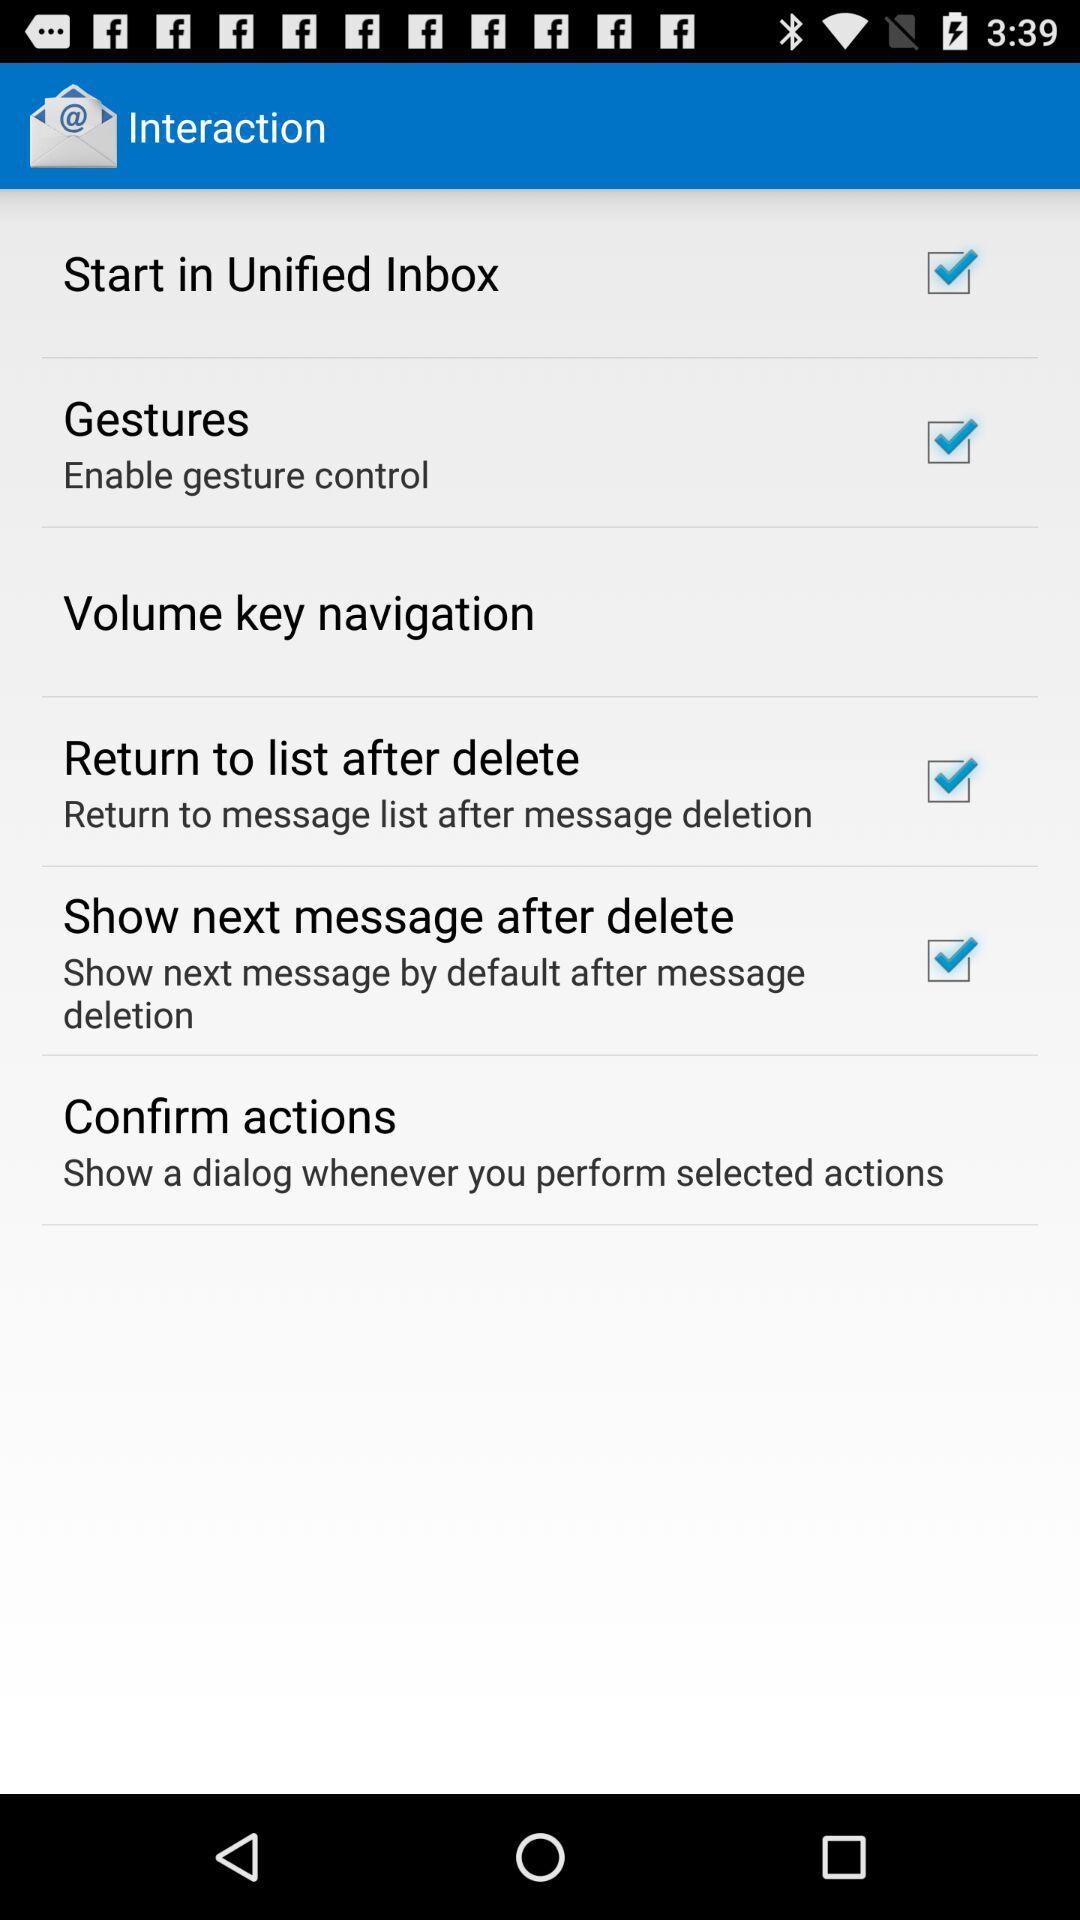  I want to click on start in unified, so click(281, 271).